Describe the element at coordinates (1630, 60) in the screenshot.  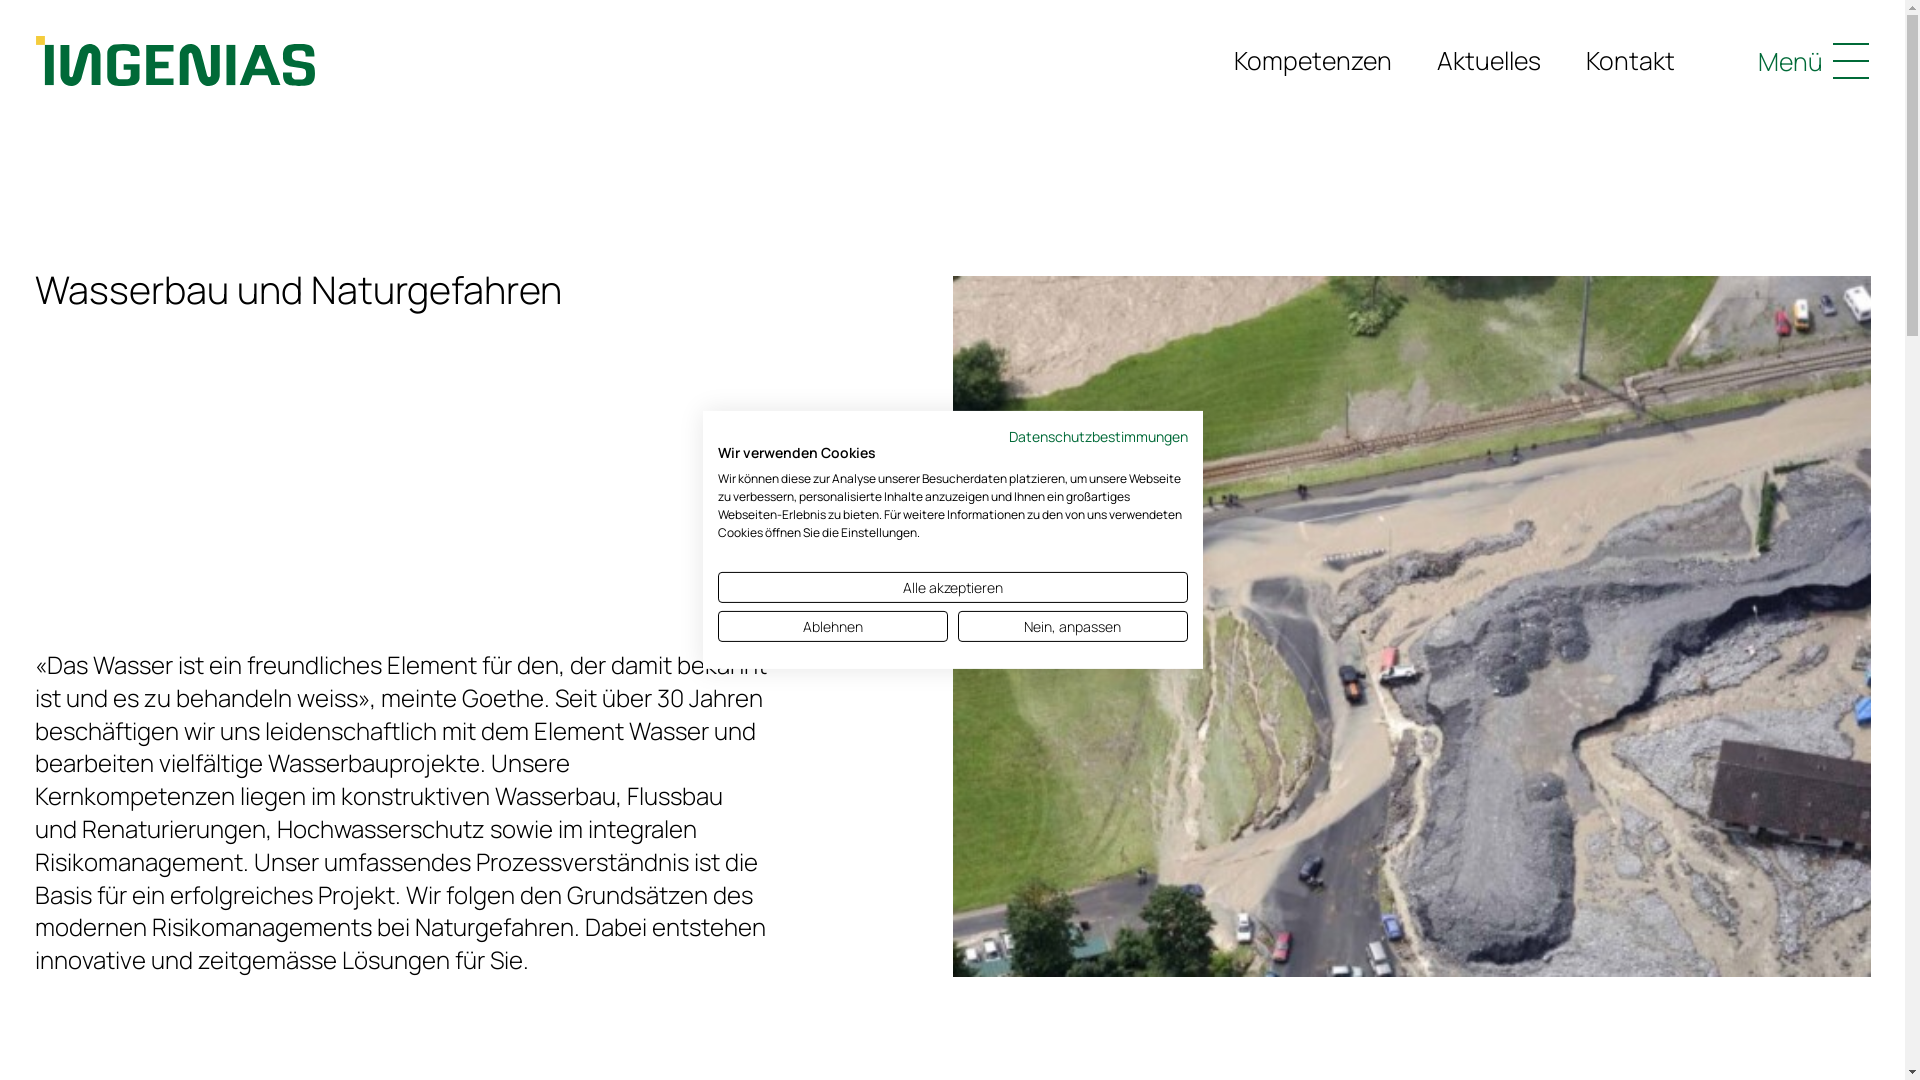
I see `'Kontakt'` at that location.